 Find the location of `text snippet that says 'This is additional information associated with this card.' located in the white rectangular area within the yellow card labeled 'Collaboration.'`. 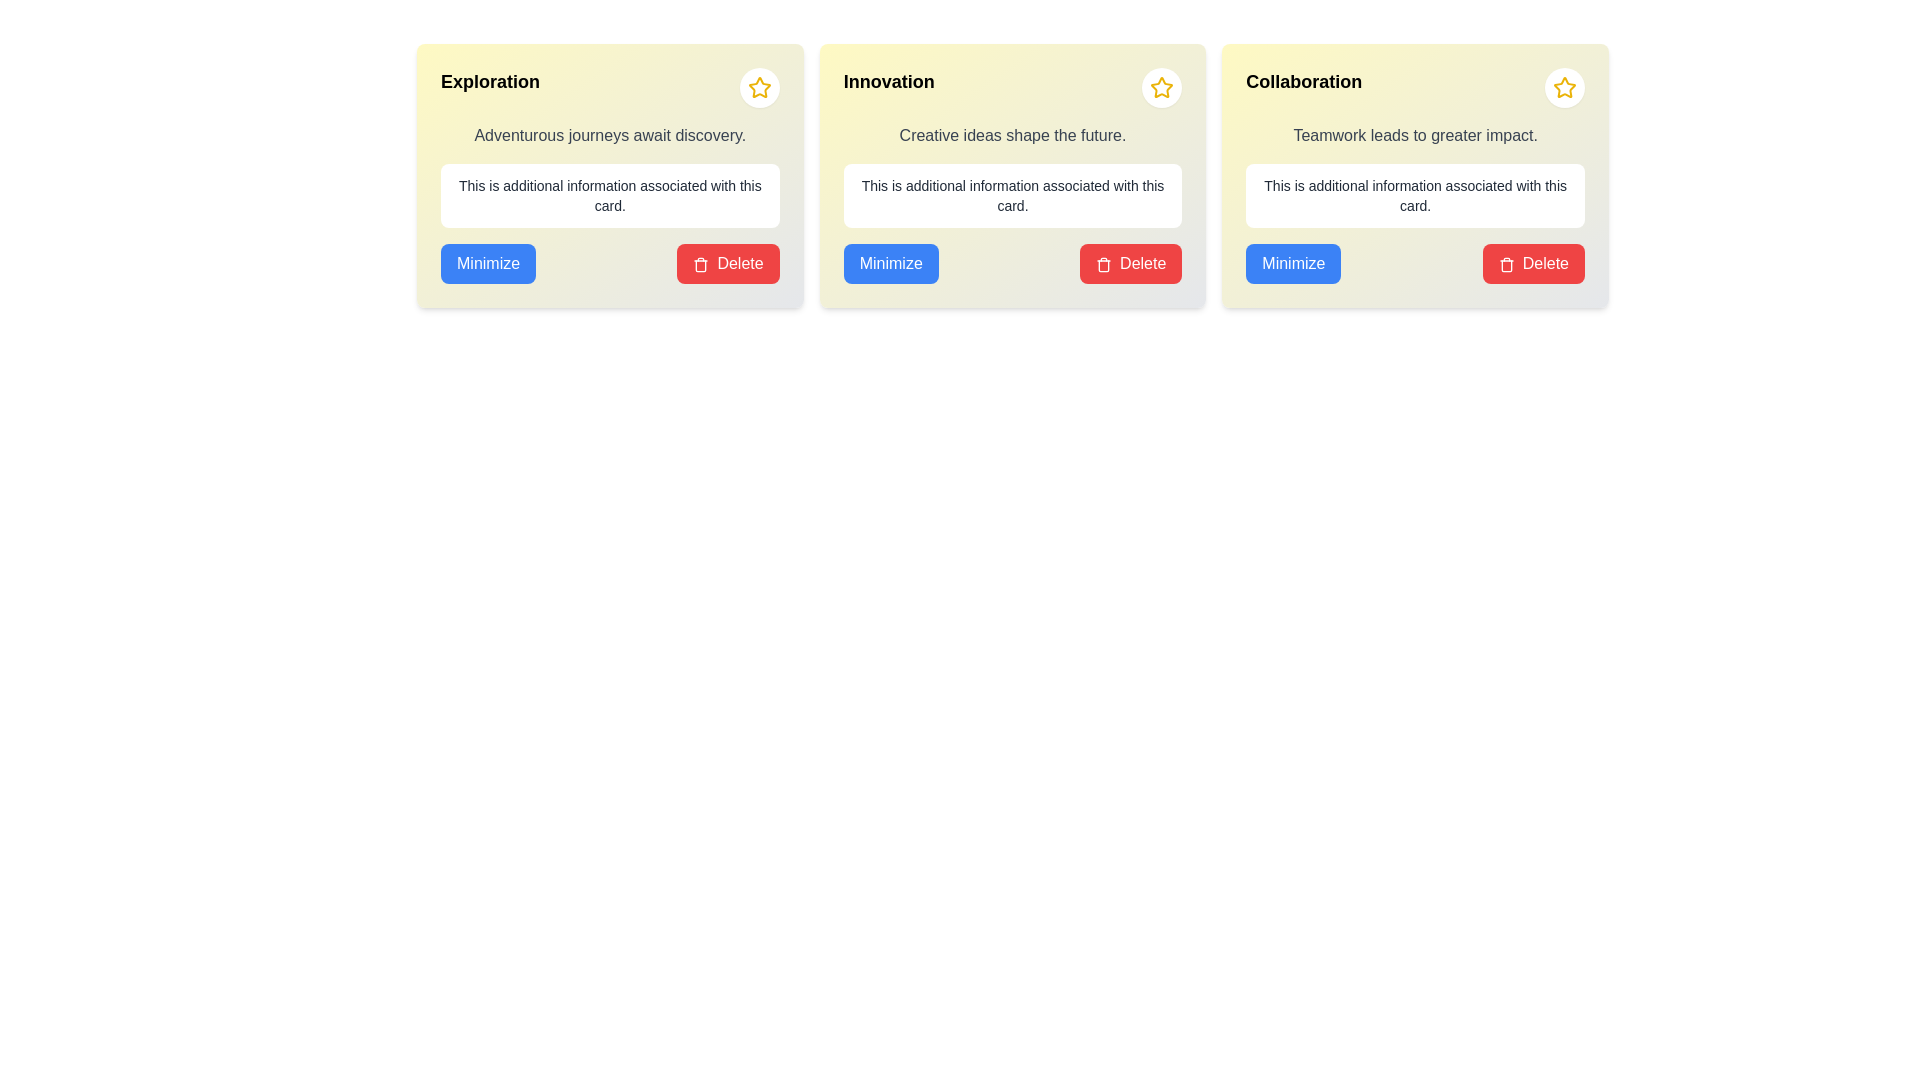

text snippet that says 'This is additional information associated with this card.' located in the white rectangular area within the yellow card labeled 'Collaboration.' is located at coordinates (1414, 196).